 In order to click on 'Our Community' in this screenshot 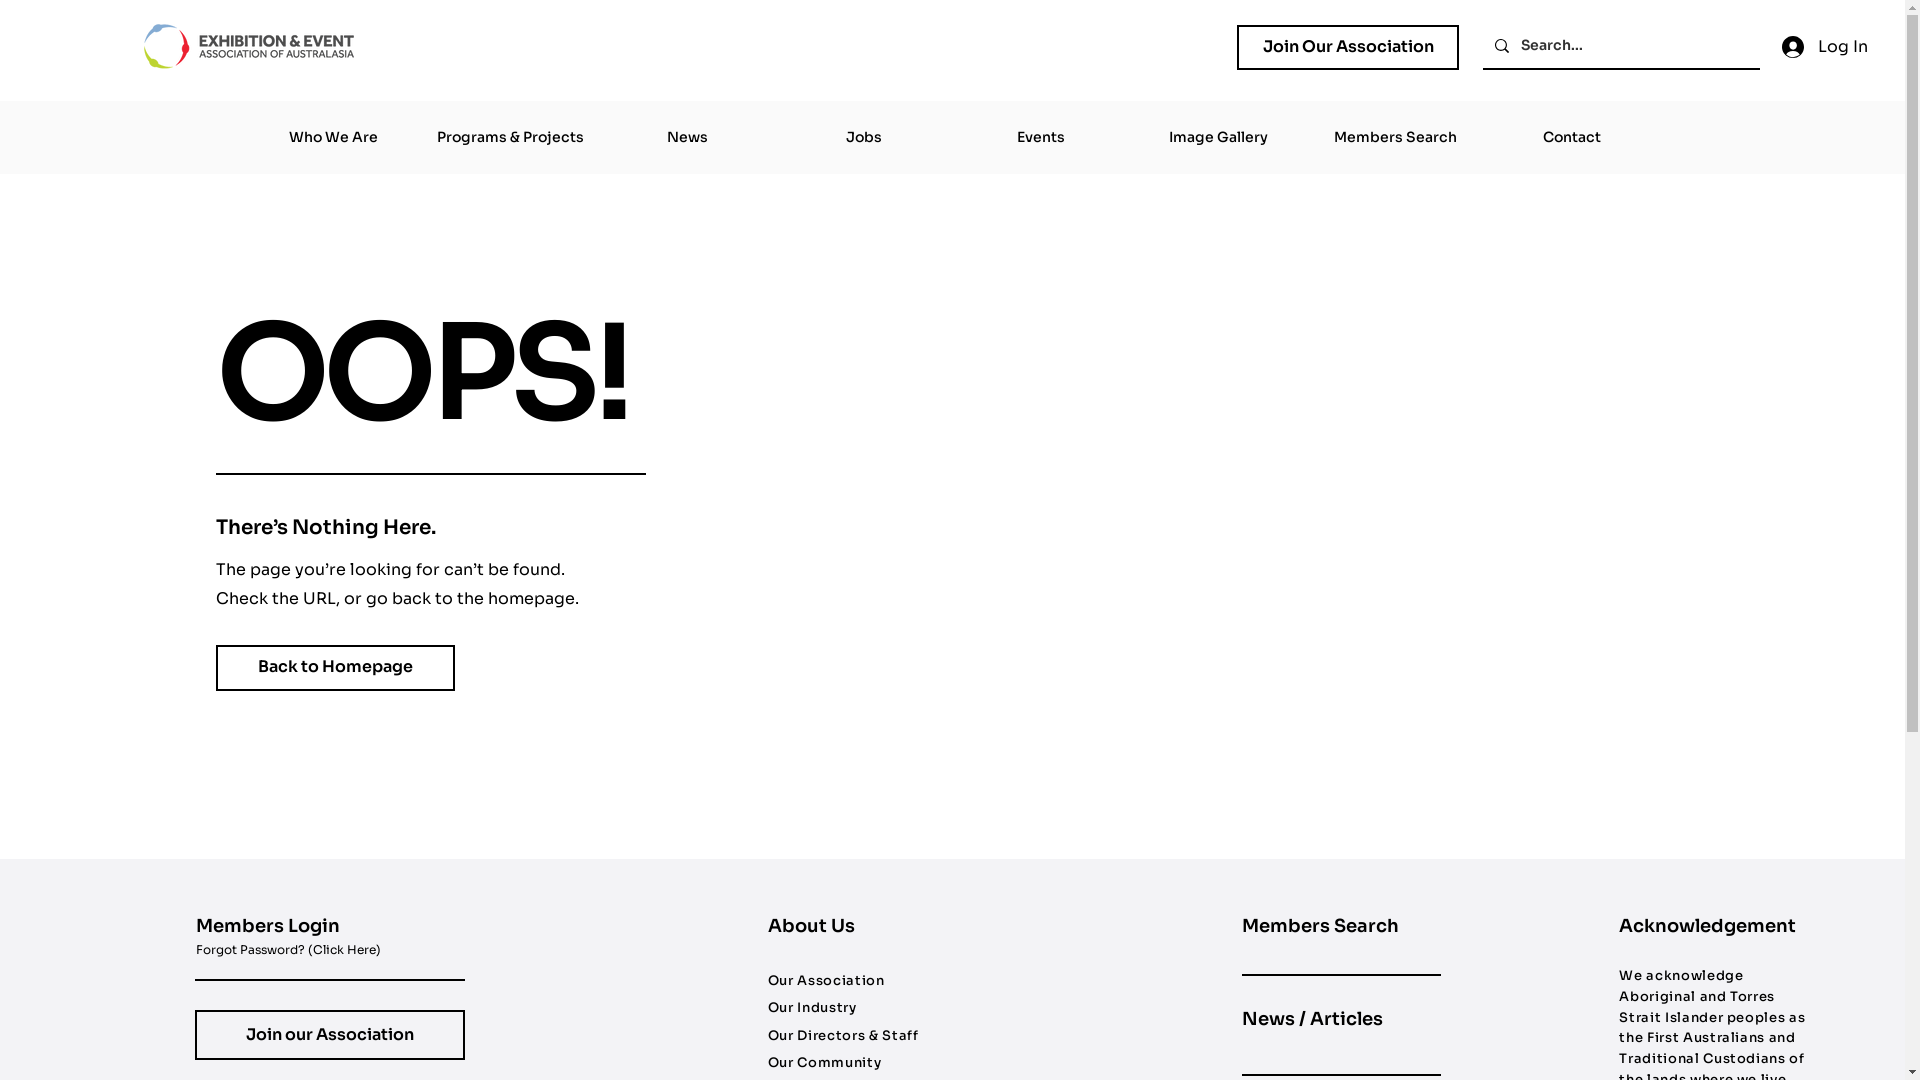, I will do `click(824, 1061)`.